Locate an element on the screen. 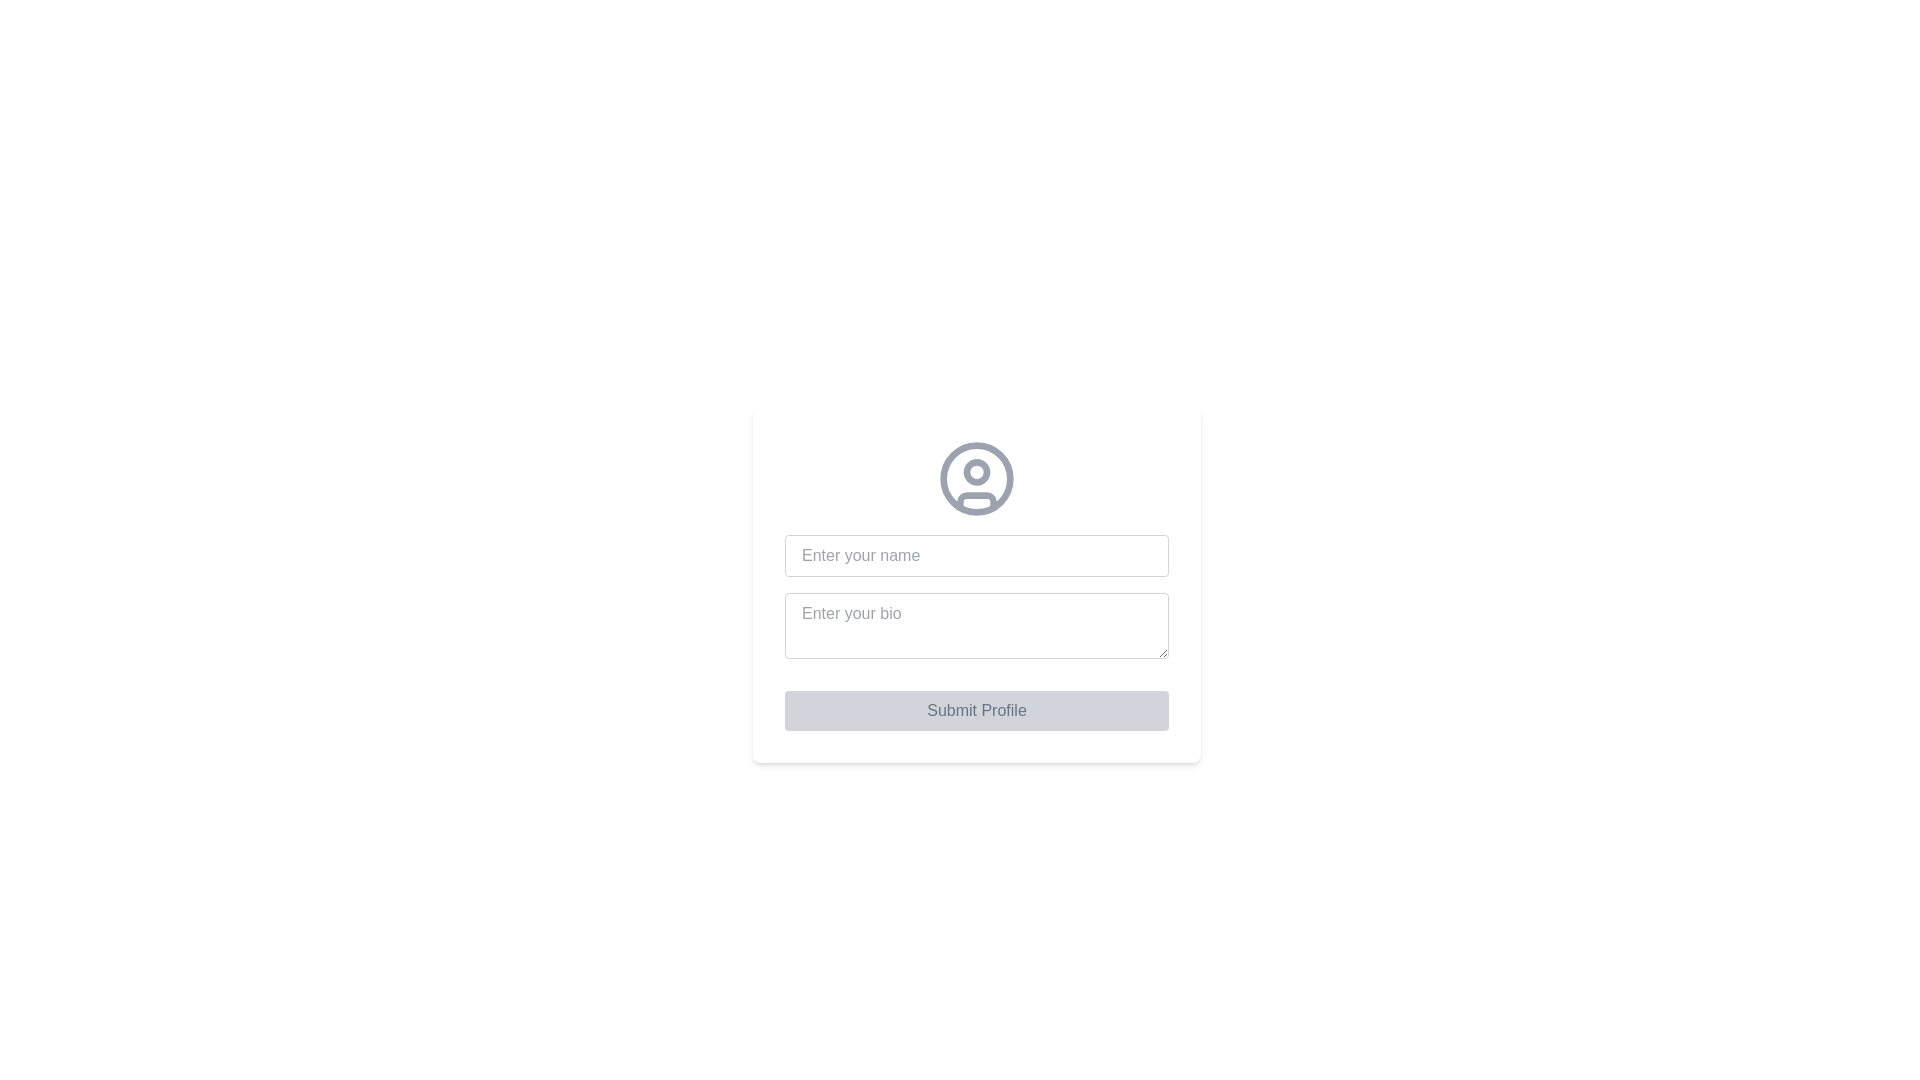 This screenshot has height=1080, width=1920. the circular outline of the user profile icon, which serves as a placeholder or avatar, located centrally above the input fields for 'Enter your name' and 'Enter your bio.' is located at coordinates (977, 478).